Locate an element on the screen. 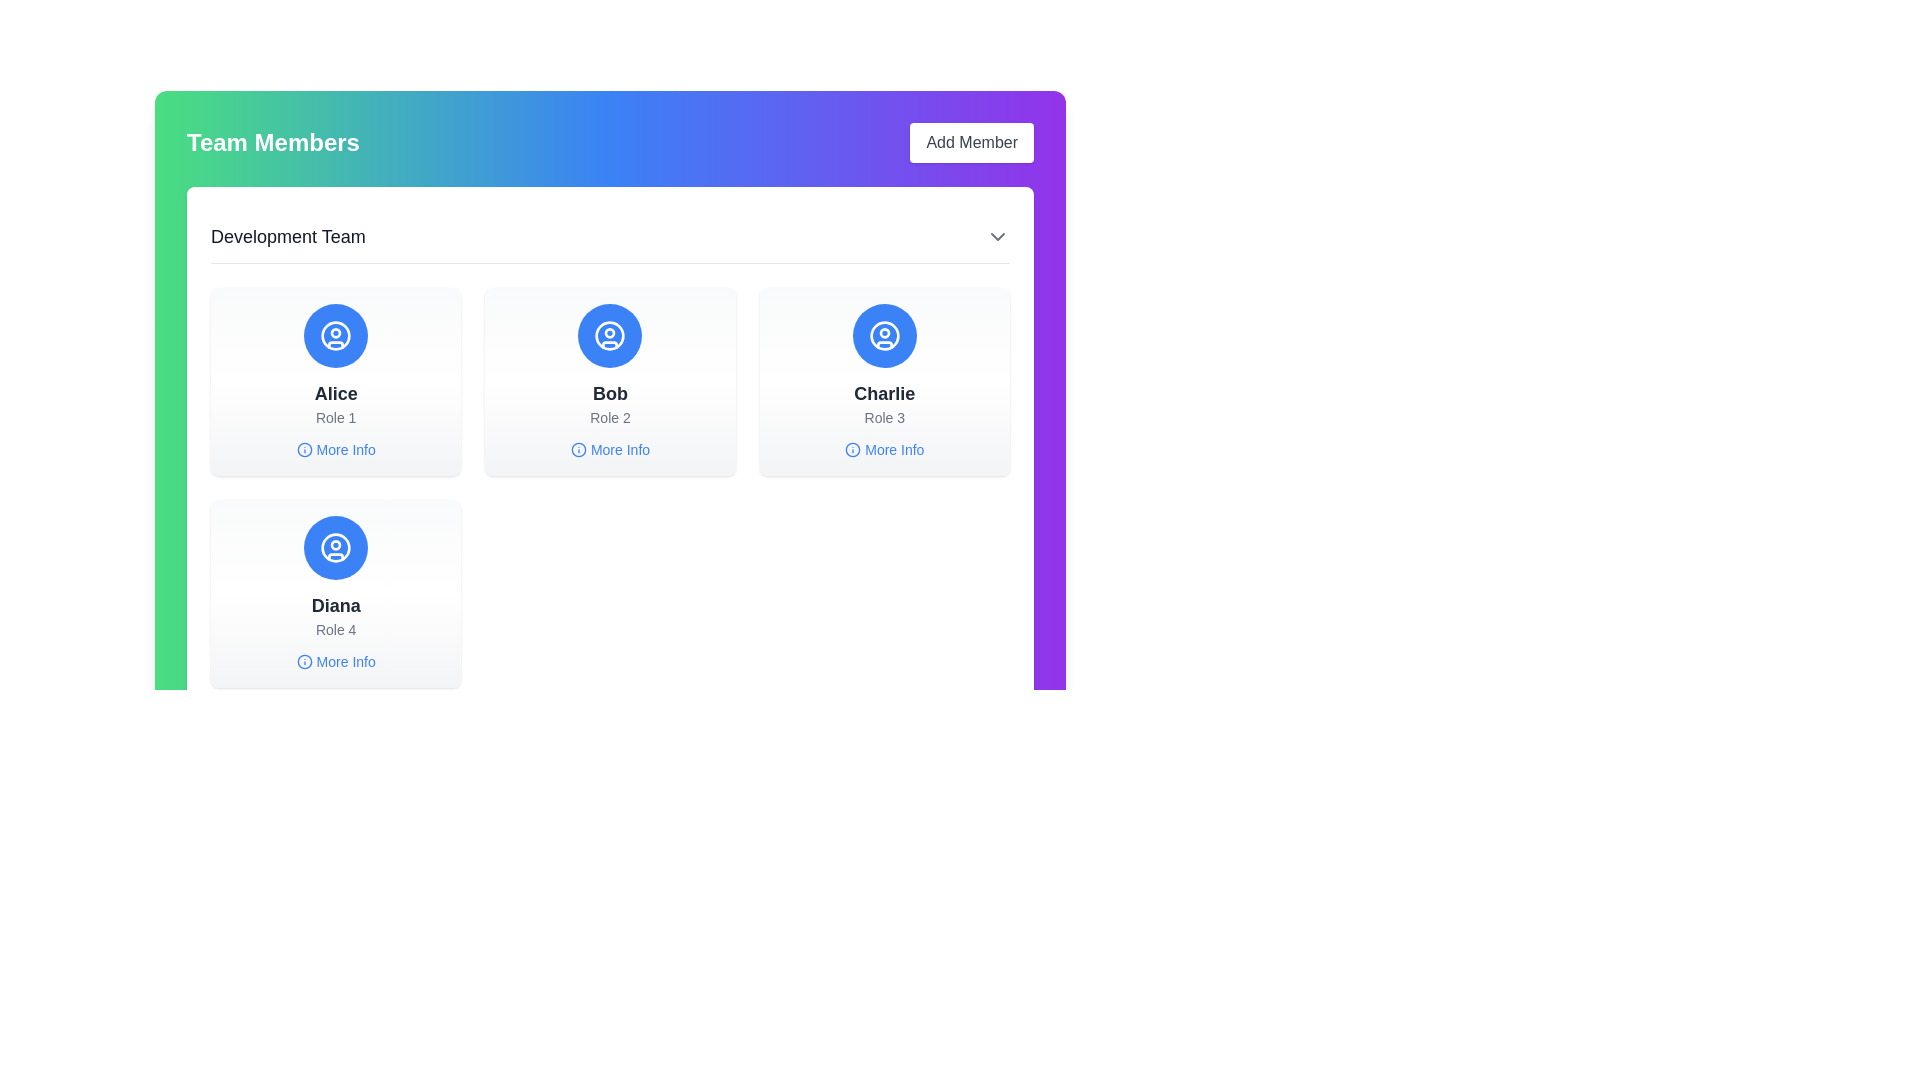  the circular graphic component representing additional information for Charlie's card, located inside the information button in the 'More Info' area is located at coordinates (853, 450).